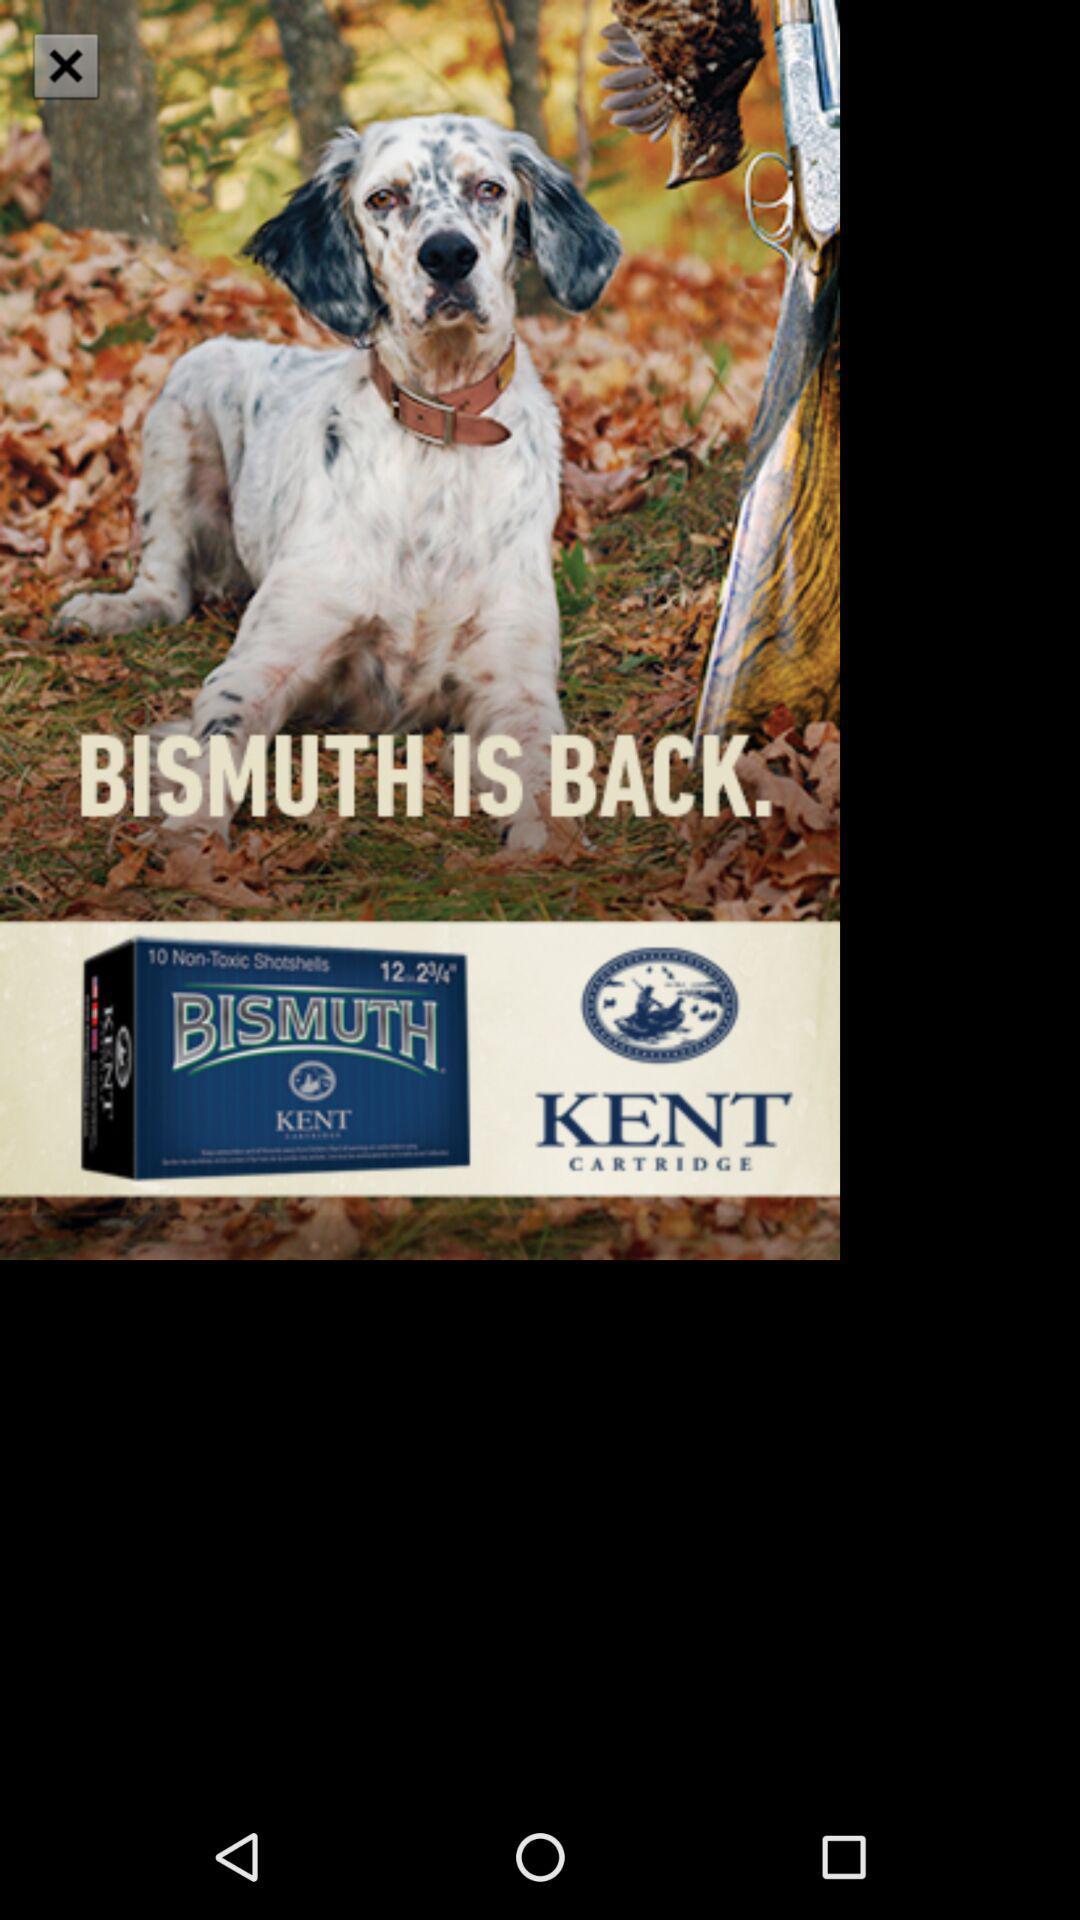  What do you see at coordinates (64, 70) in the screenshot?
I see `the close icon` at bounding box center [64, 70].